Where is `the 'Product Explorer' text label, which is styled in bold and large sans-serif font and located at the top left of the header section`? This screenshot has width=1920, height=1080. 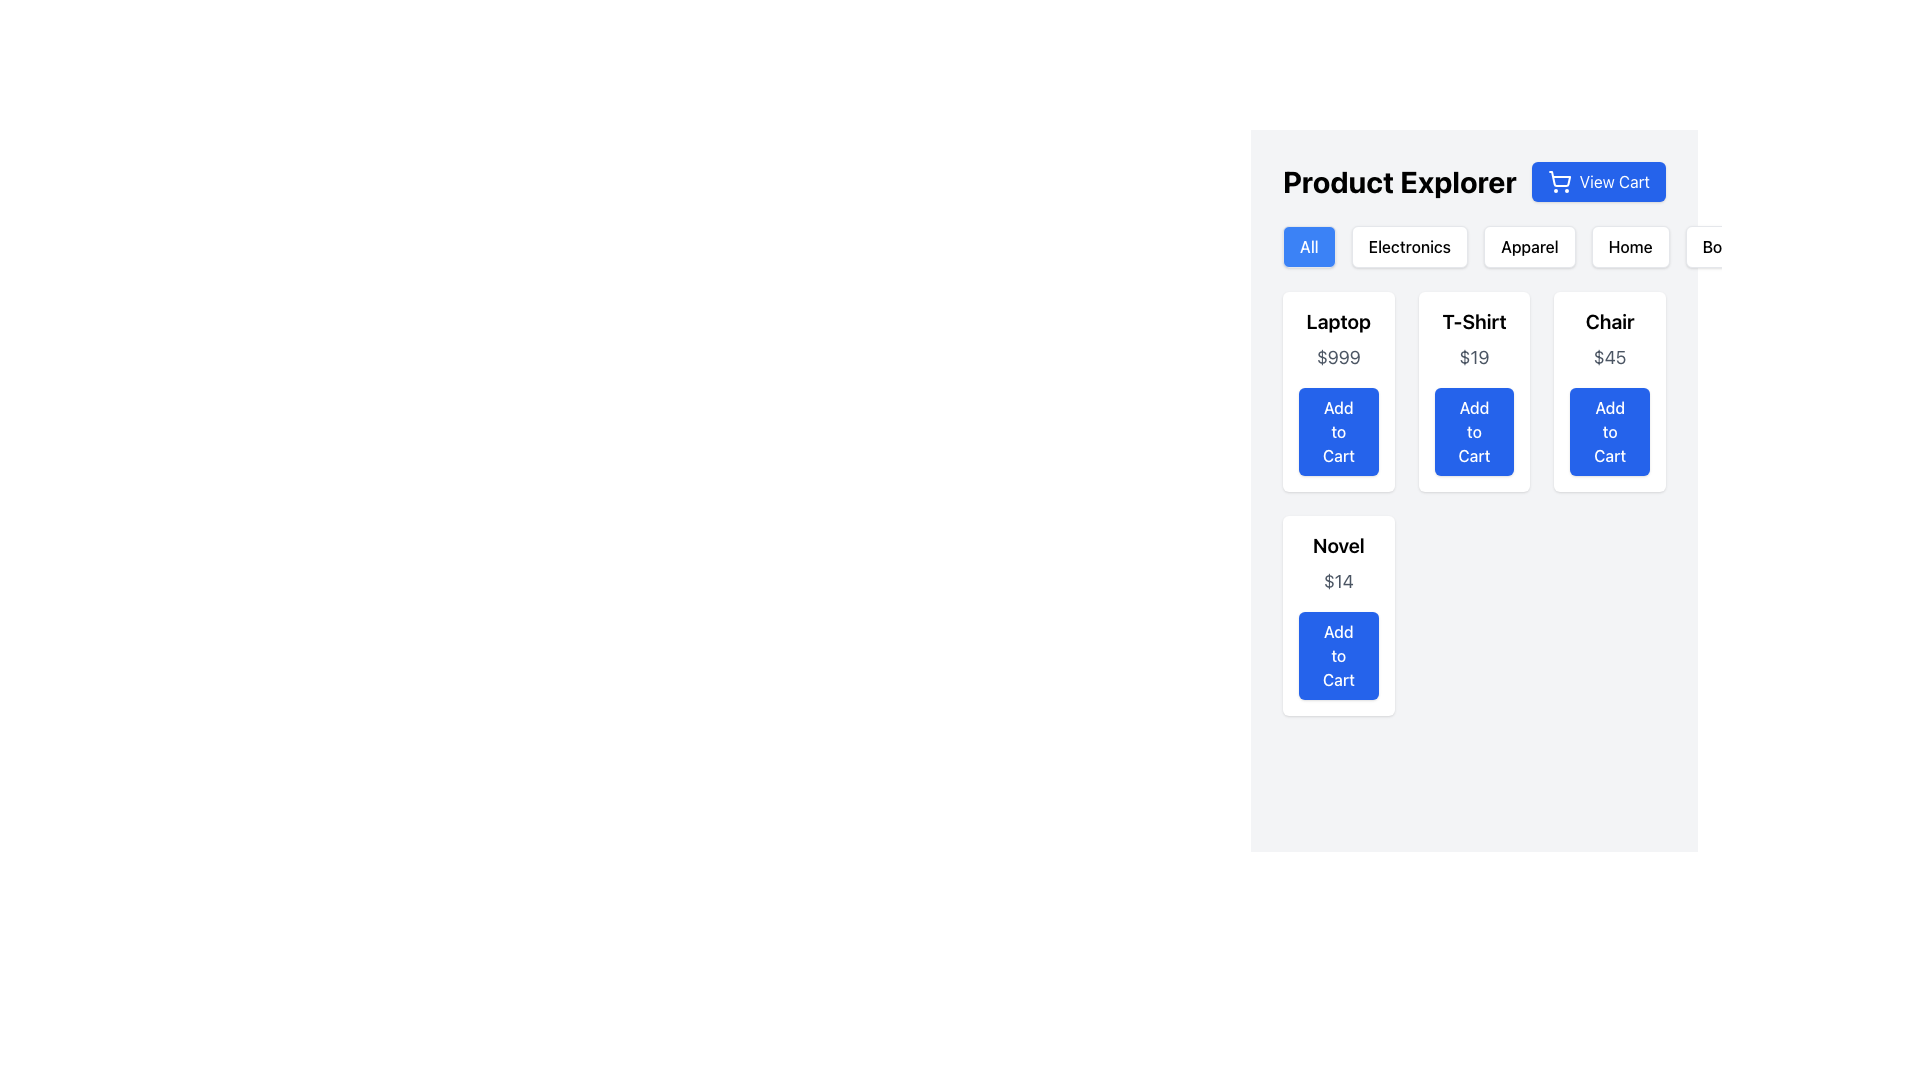
the 'Product Explorer' text label, which is styled in bold and large sans-serif font and located at the top left of the header section is located at coordinates (1398, 181).